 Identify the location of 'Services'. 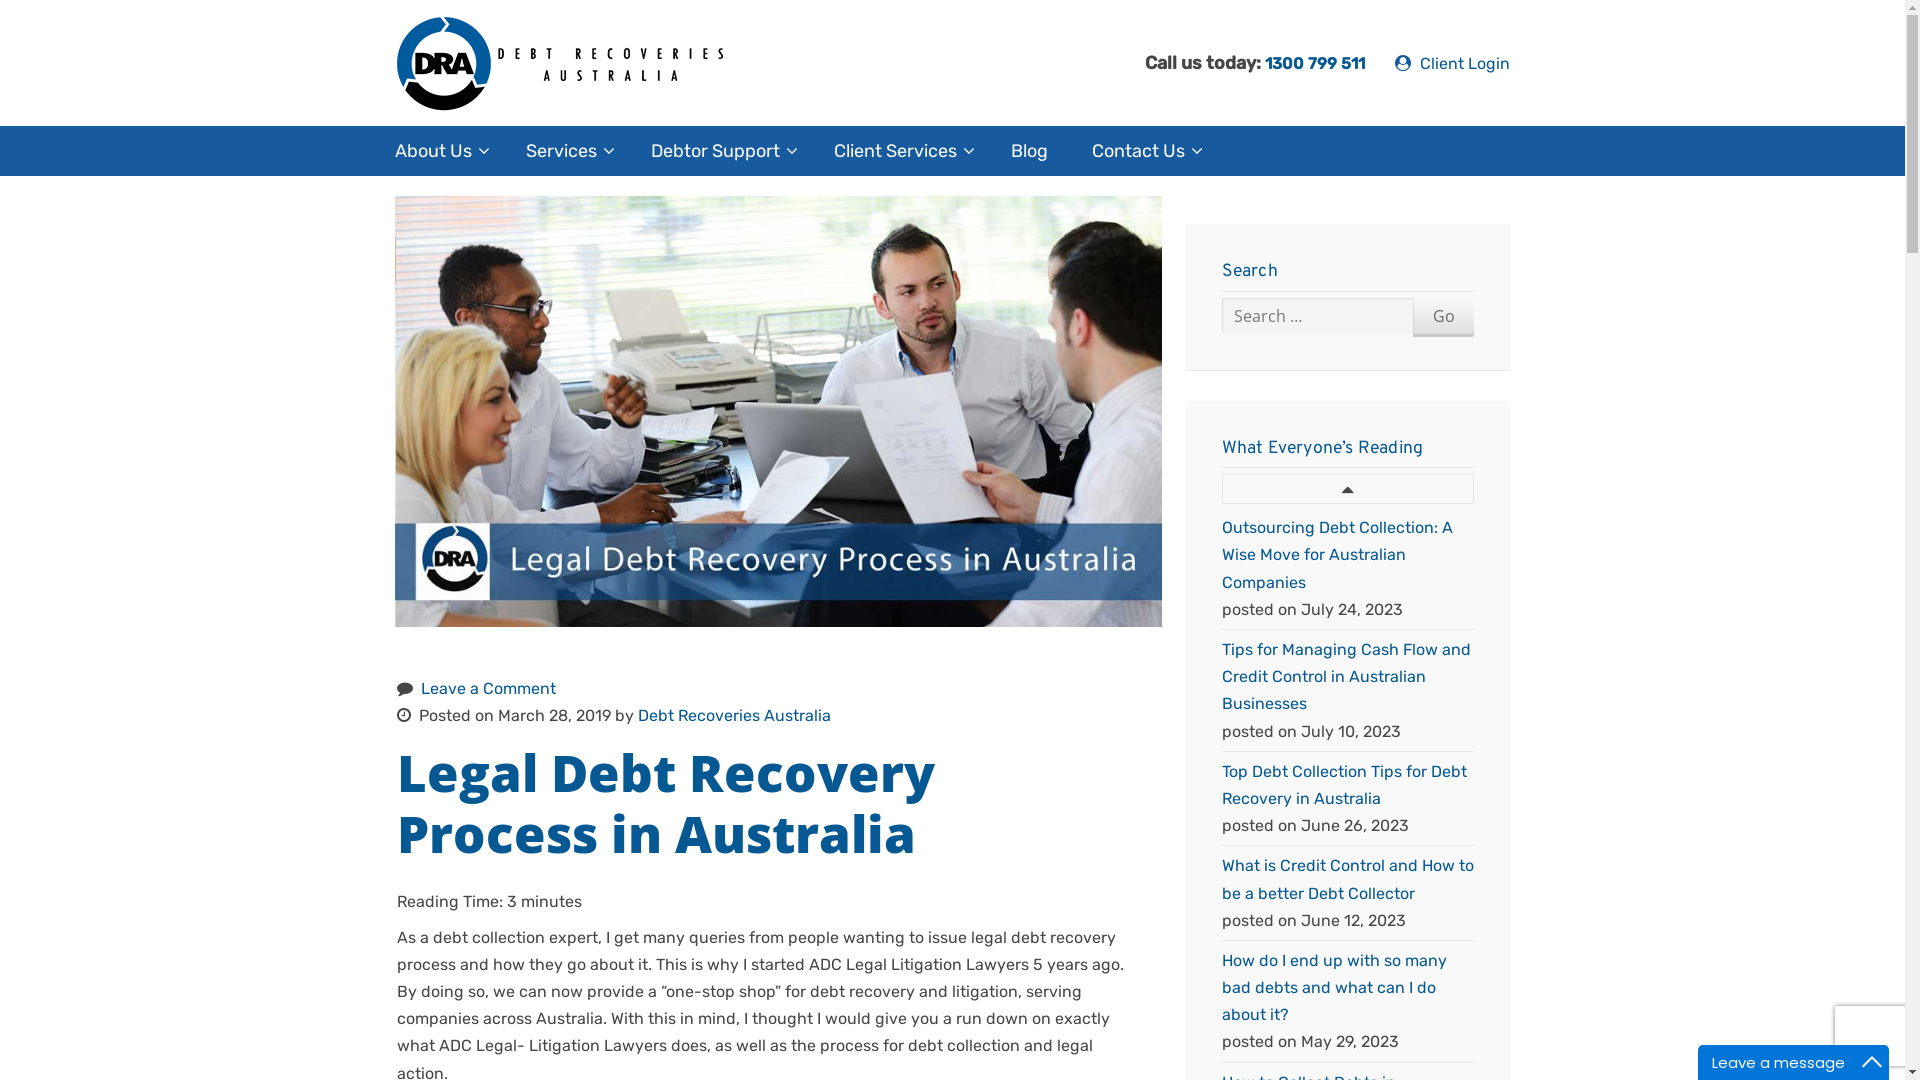
(565, 149).